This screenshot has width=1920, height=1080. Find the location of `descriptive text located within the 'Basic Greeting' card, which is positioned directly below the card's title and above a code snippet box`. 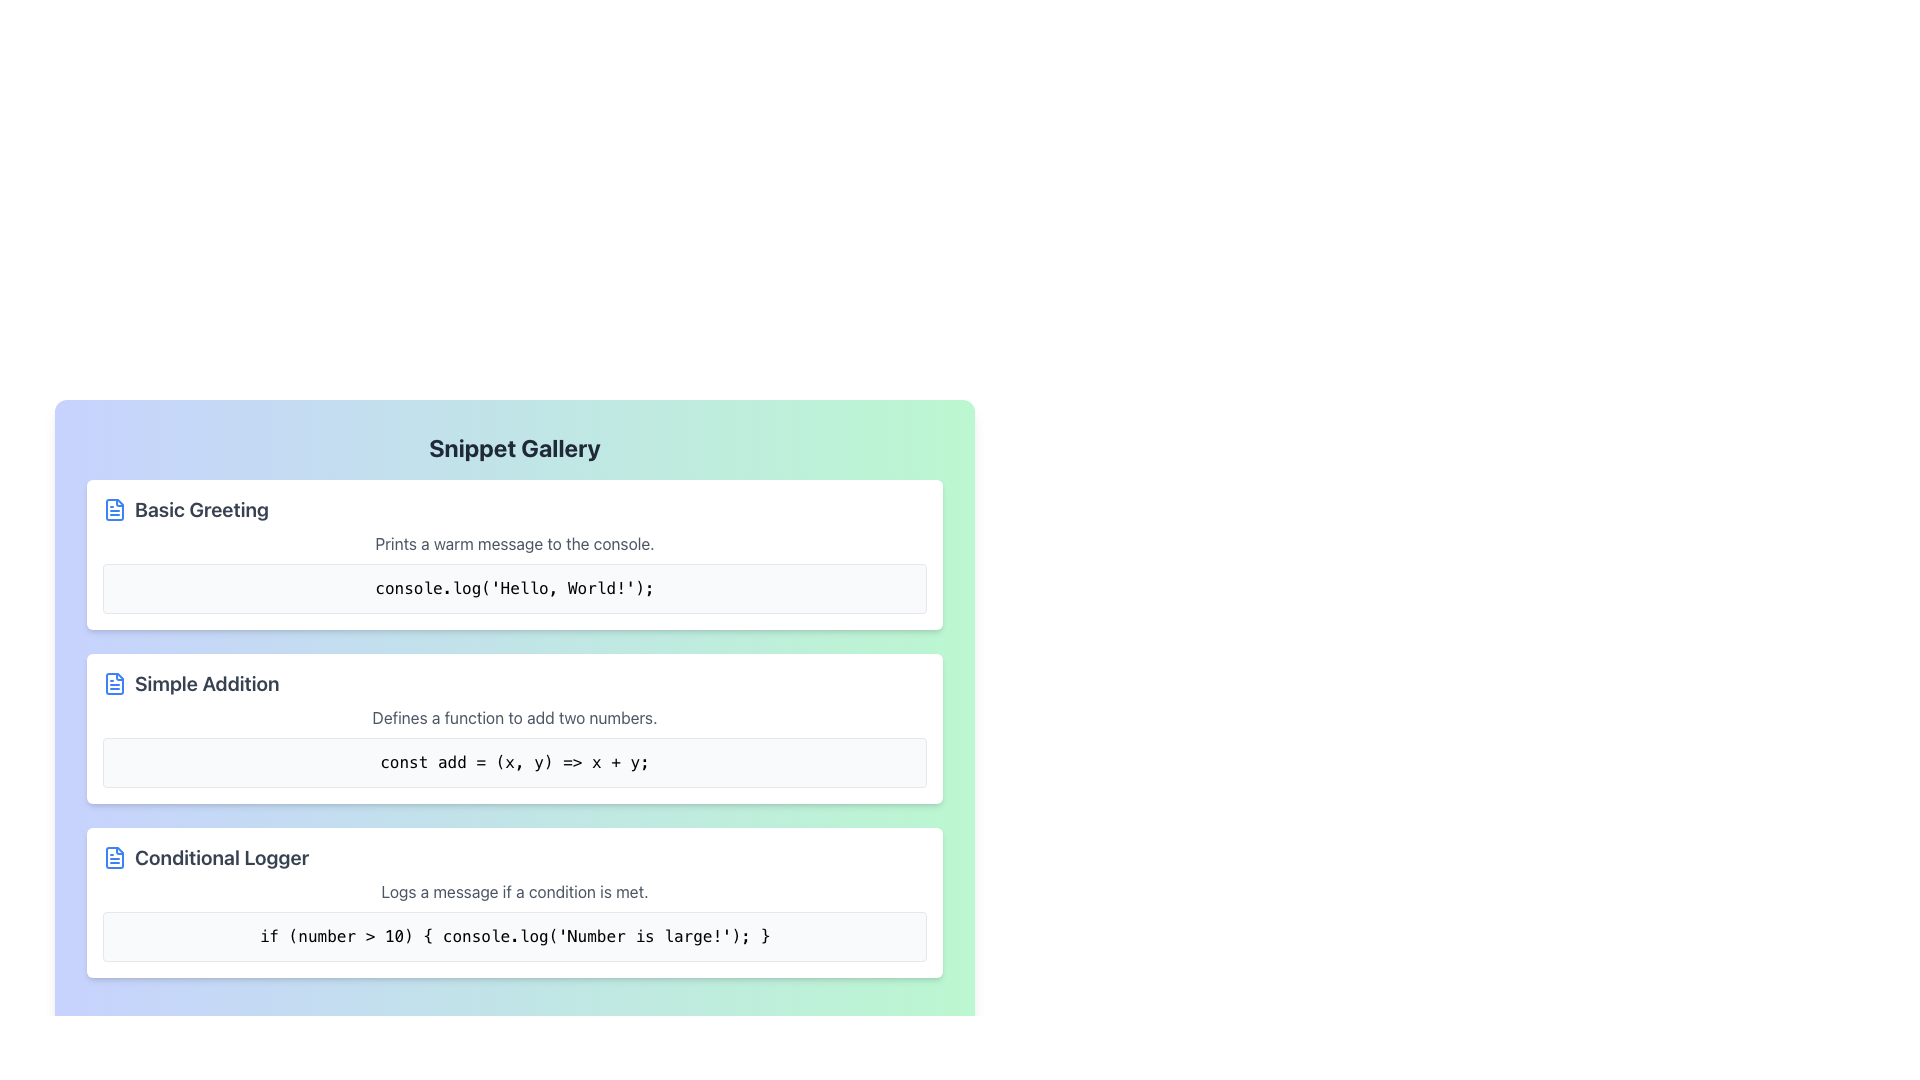

descriptive text located within the 'Basic Greeting' card, which is positioned directly below the card's title and above a code snippet box is located at coordinates (514, 543).